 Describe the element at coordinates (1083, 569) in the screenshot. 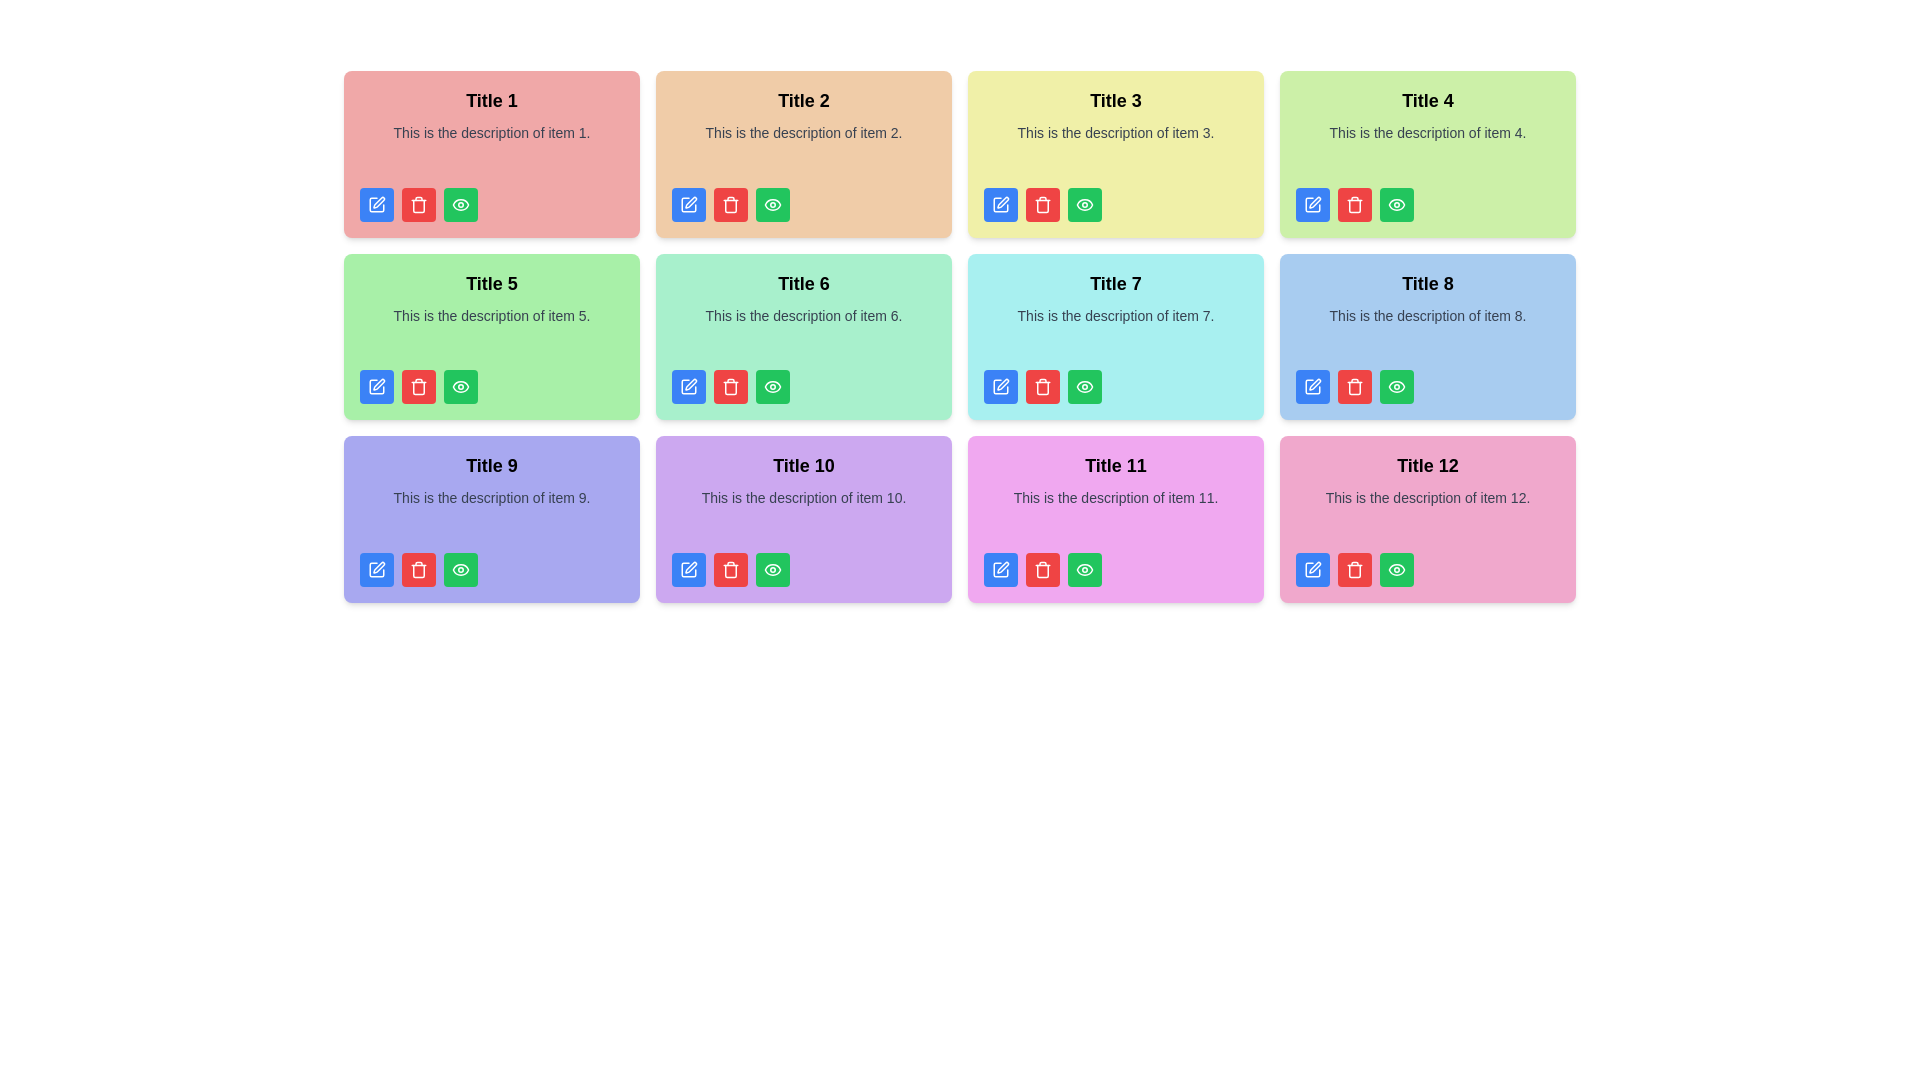

I see `the button with a green background and eye icon at the bottom of the card labeled 'Title 11'` at that location.